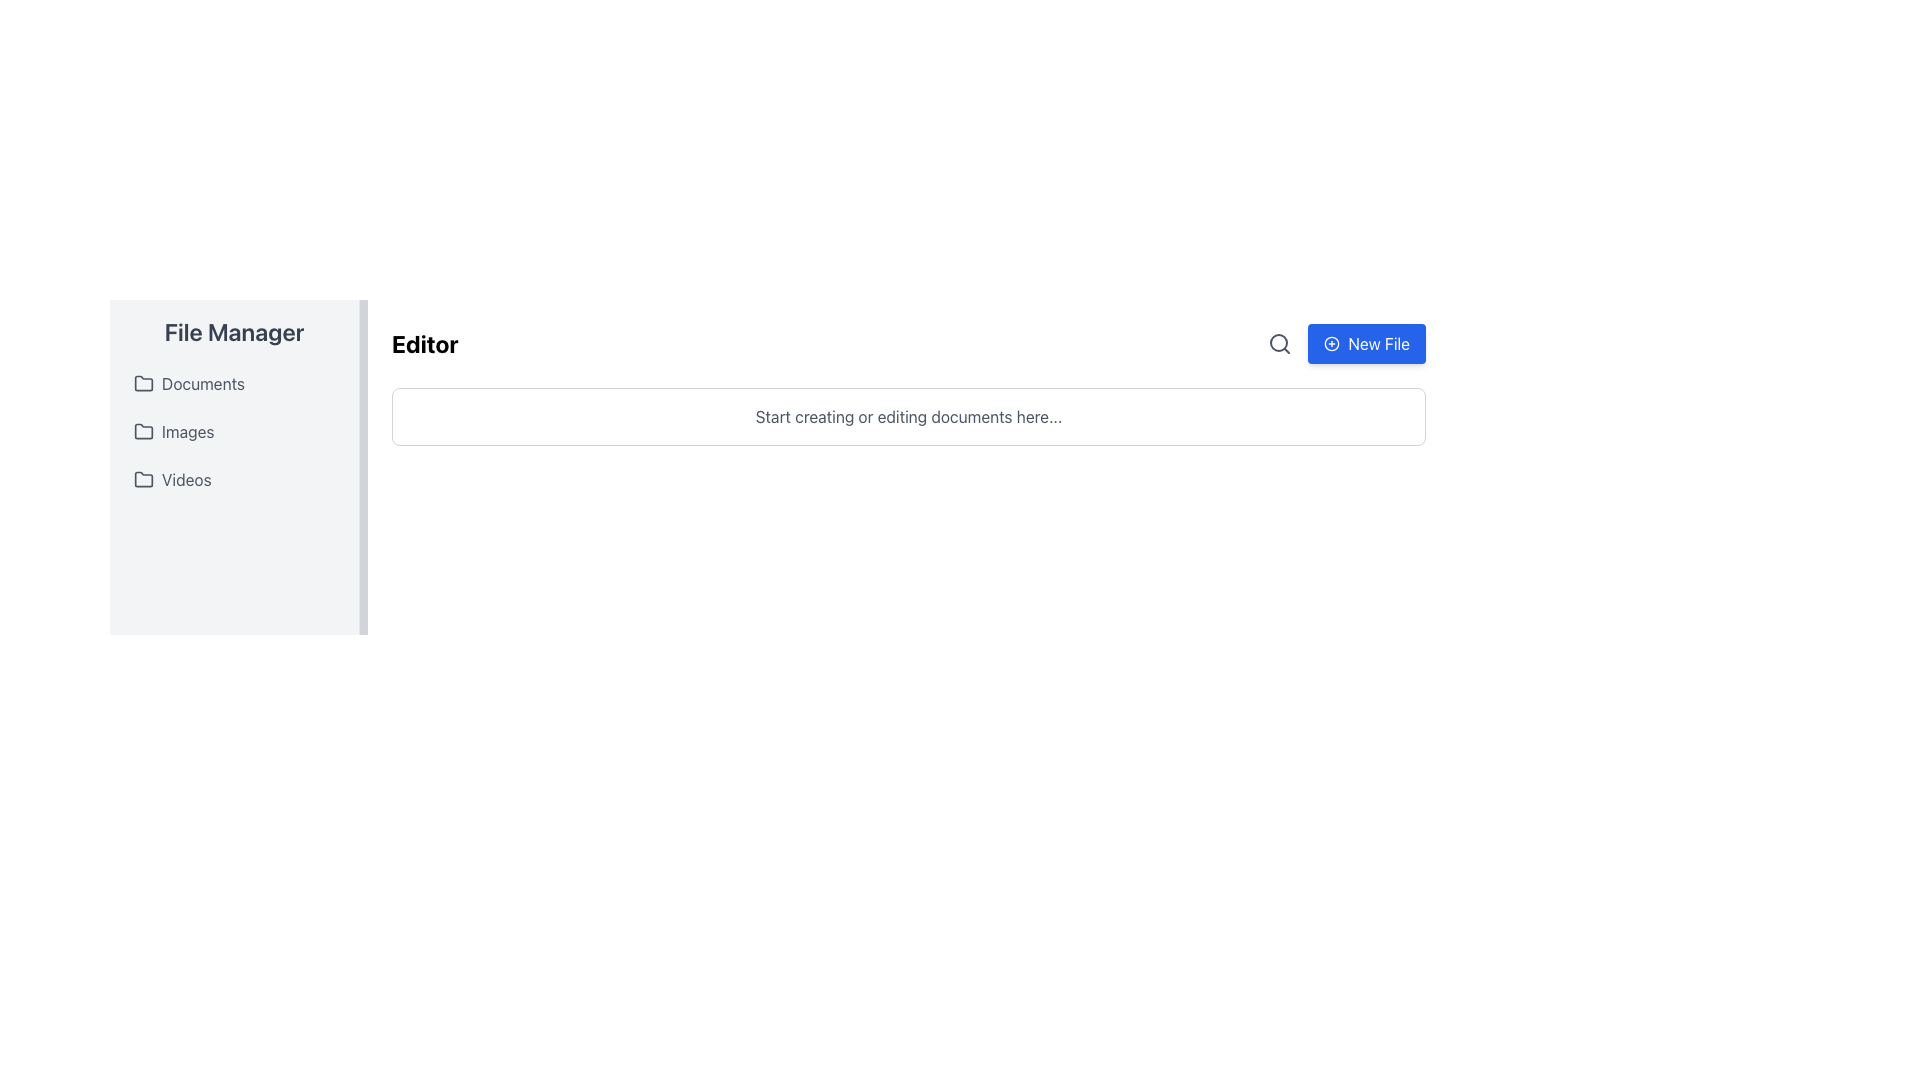  I want to click on the SVG Folder Icon located in the 'File Manager' sidebar, which is the first icon in the vertical list, positioned to the left of the 'Documents' label, so click(143, 384).